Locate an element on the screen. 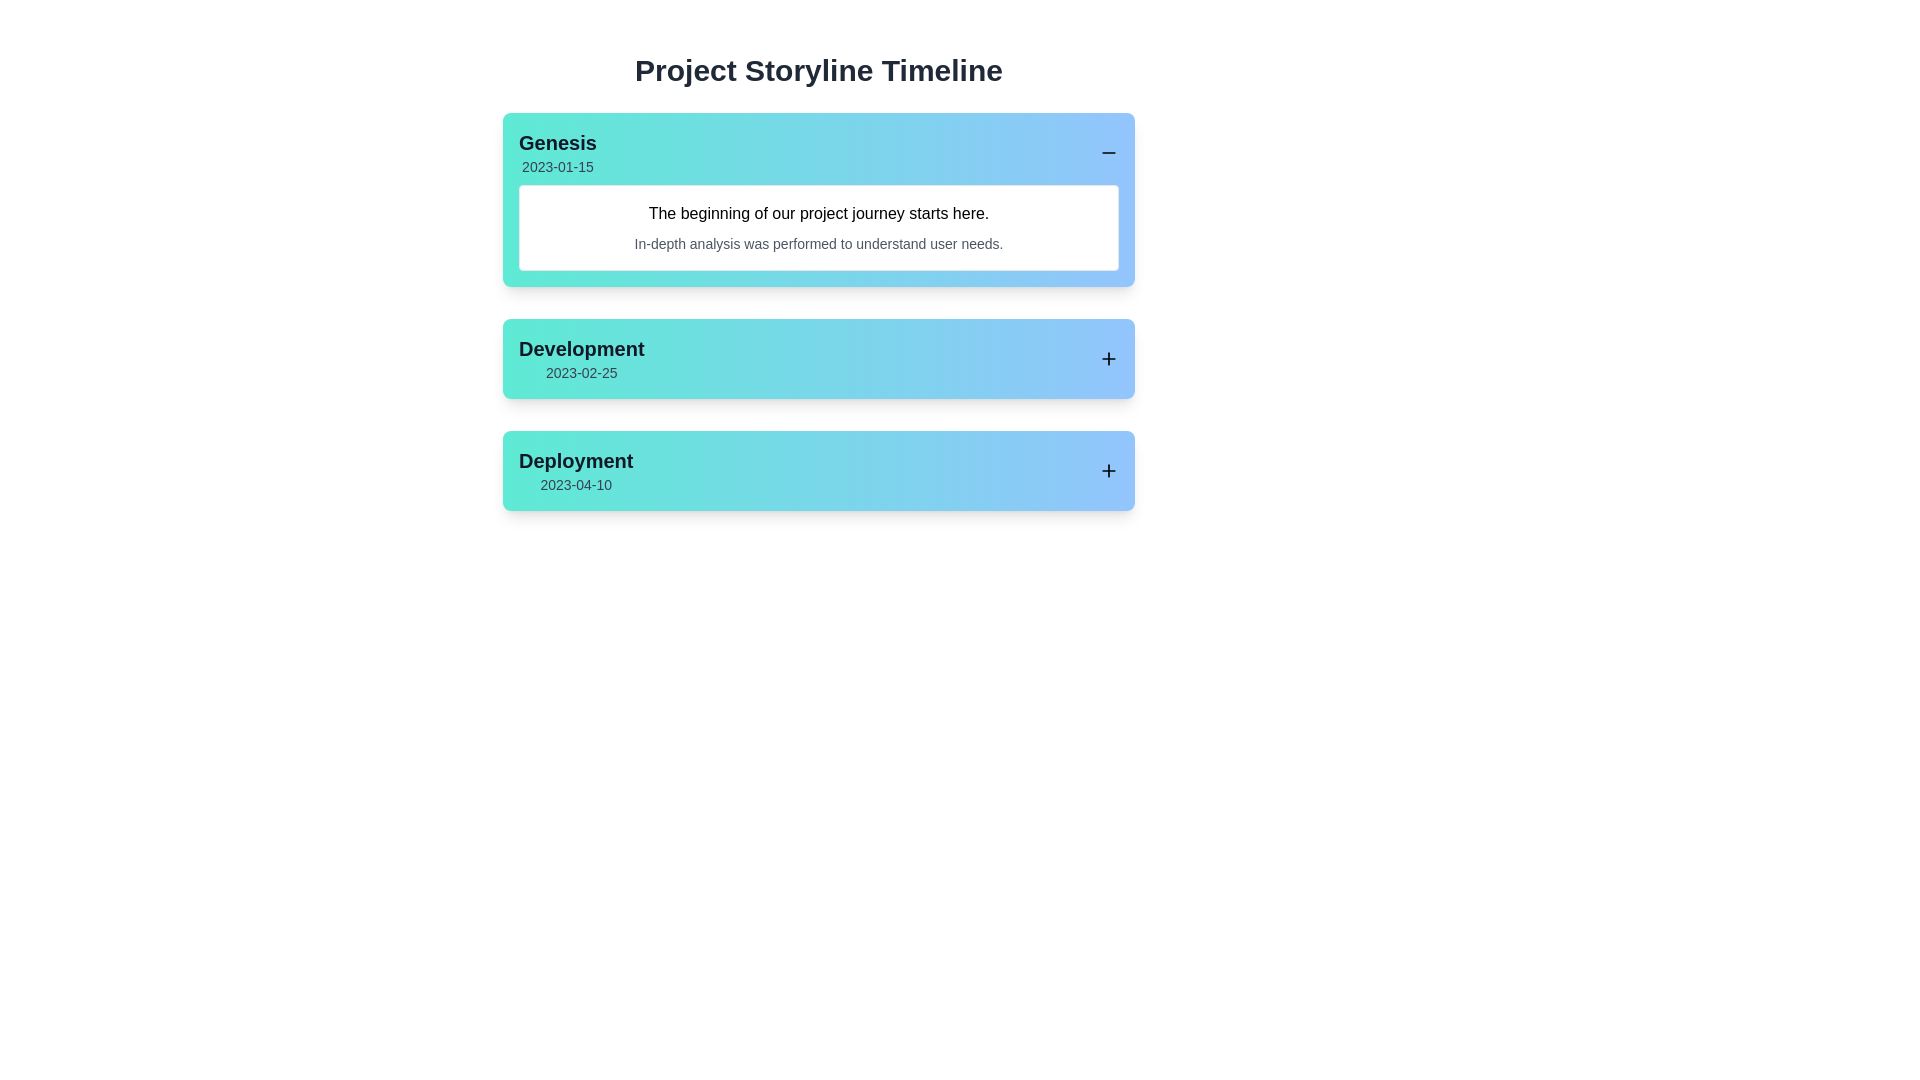  the static text element indicating the 'Development' stage of the project, which is located in the upper section of the middle card in the vertical timeline layout is located at coordinates (580, 347).